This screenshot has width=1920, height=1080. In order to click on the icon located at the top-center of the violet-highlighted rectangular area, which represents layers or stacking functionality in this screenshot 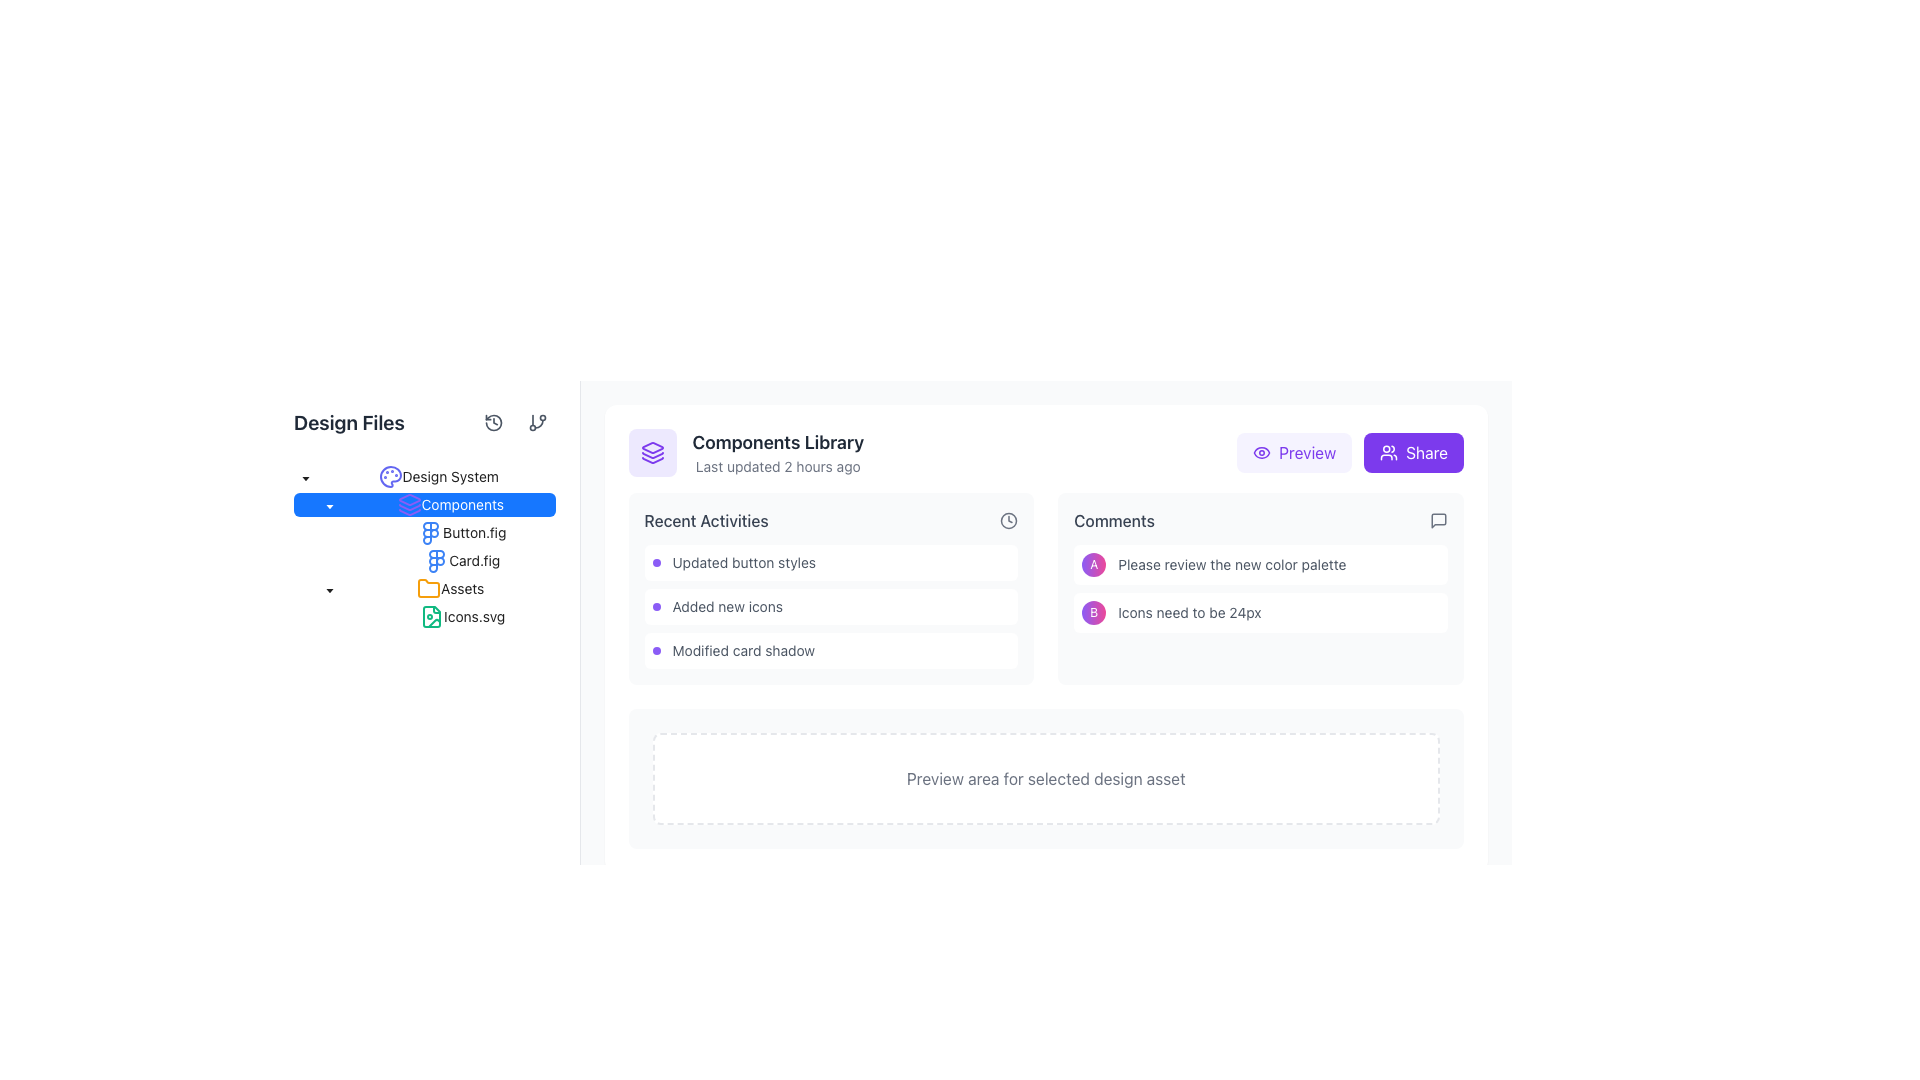, I will do `click(652, 452)`.